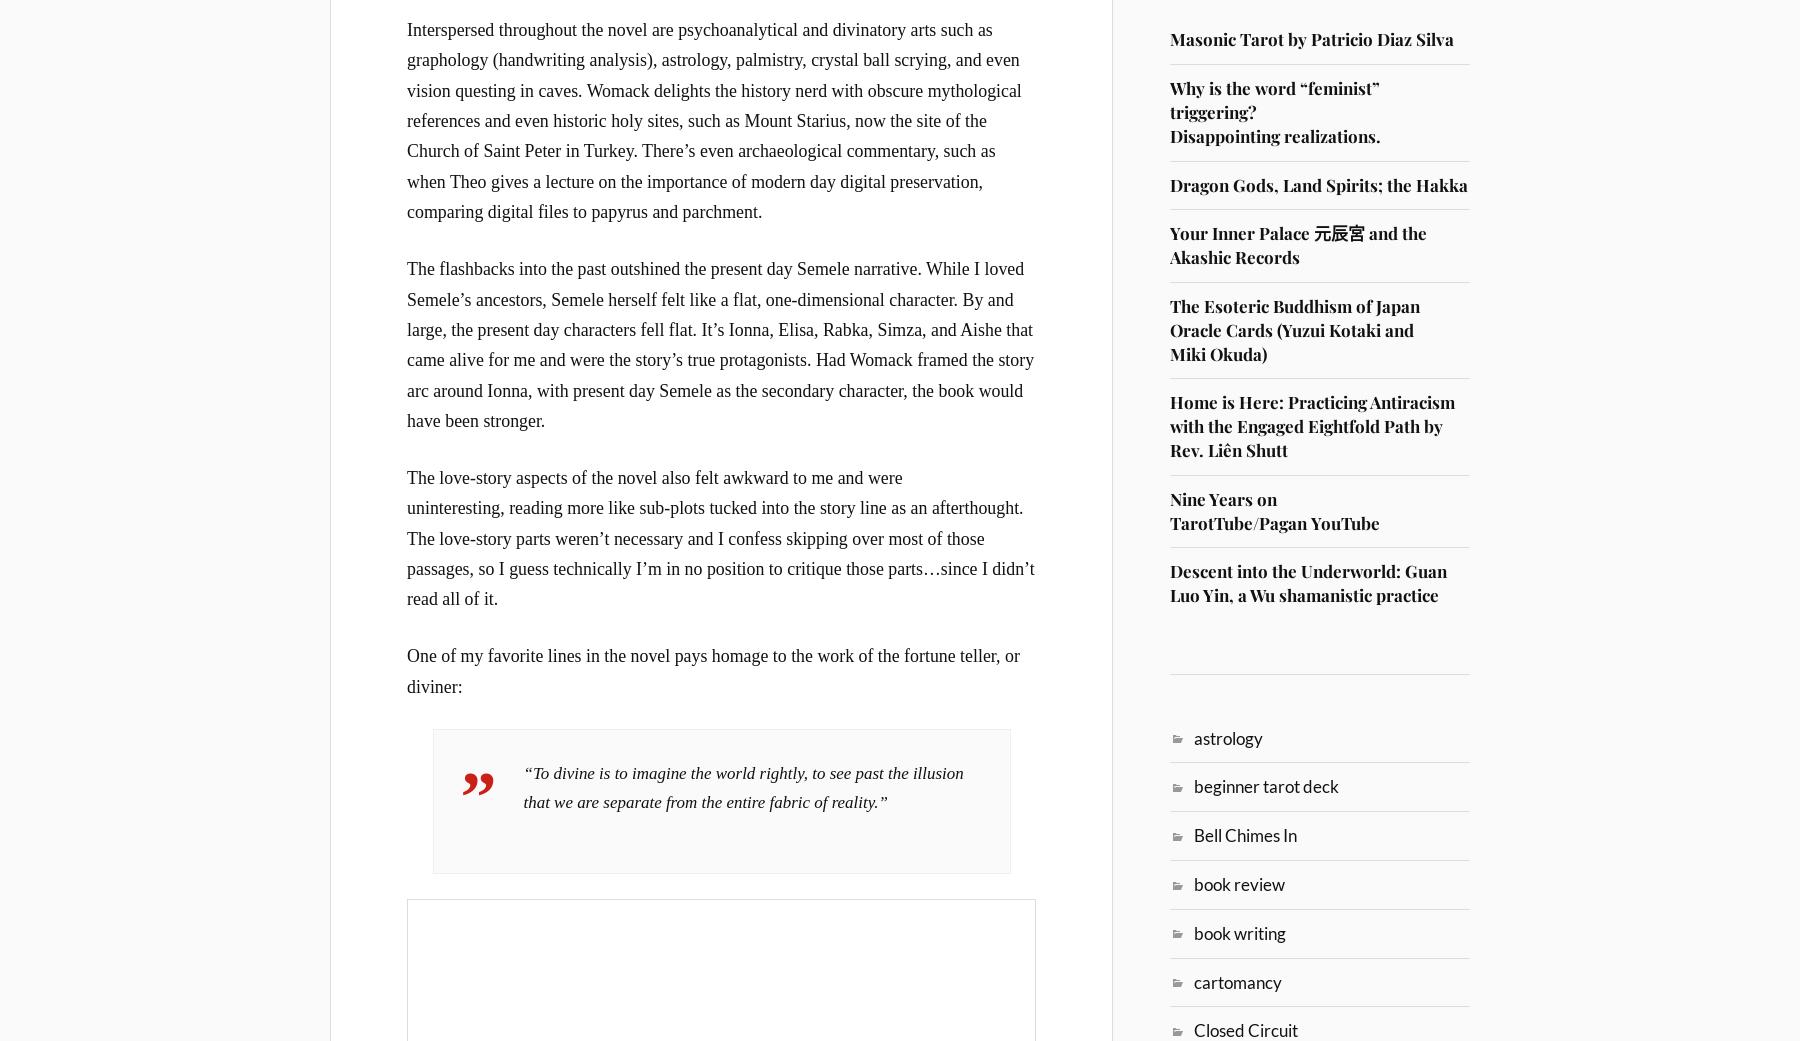  I want to click on 'book writing', so click(1240, 931).